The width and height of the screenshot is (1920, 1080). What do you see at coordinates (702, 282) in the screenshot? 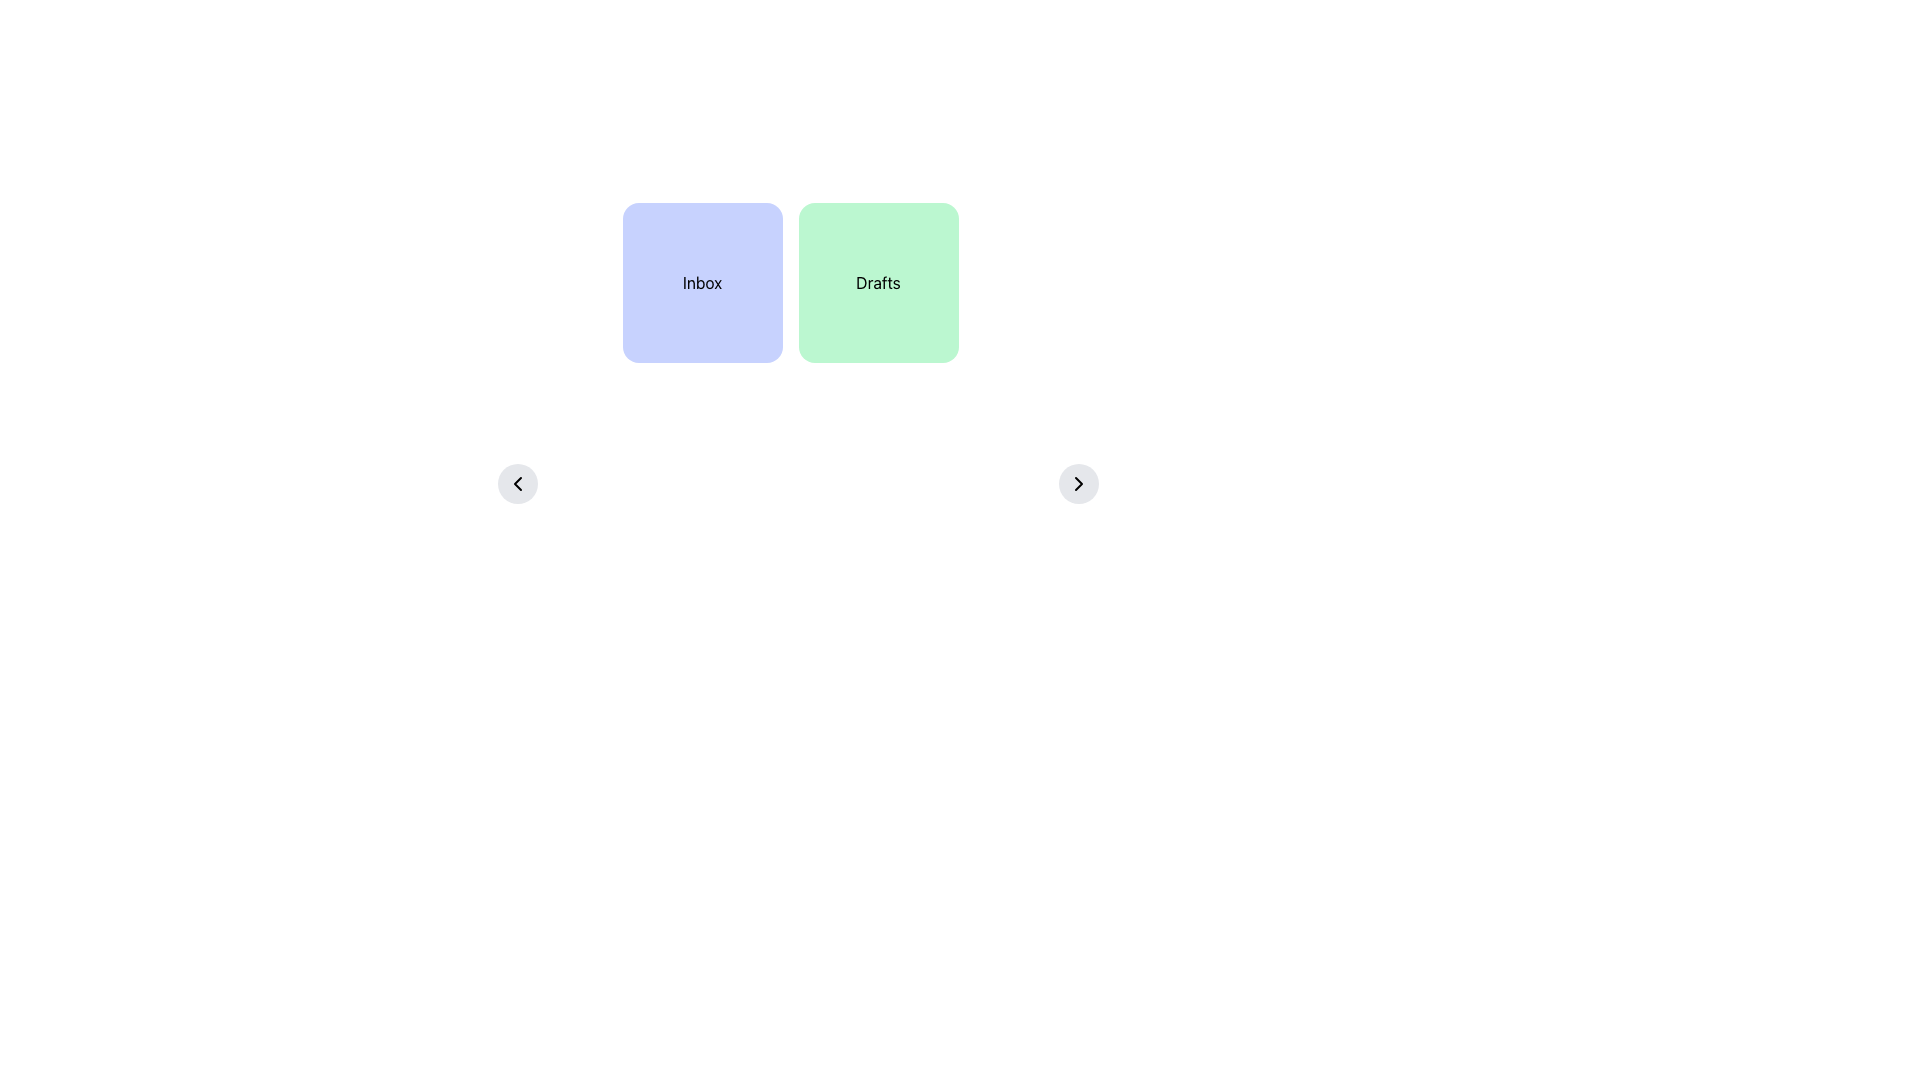
I see `the 'Inbox' category option in the horizontally scrollable list` at bounding box center [702, 282].